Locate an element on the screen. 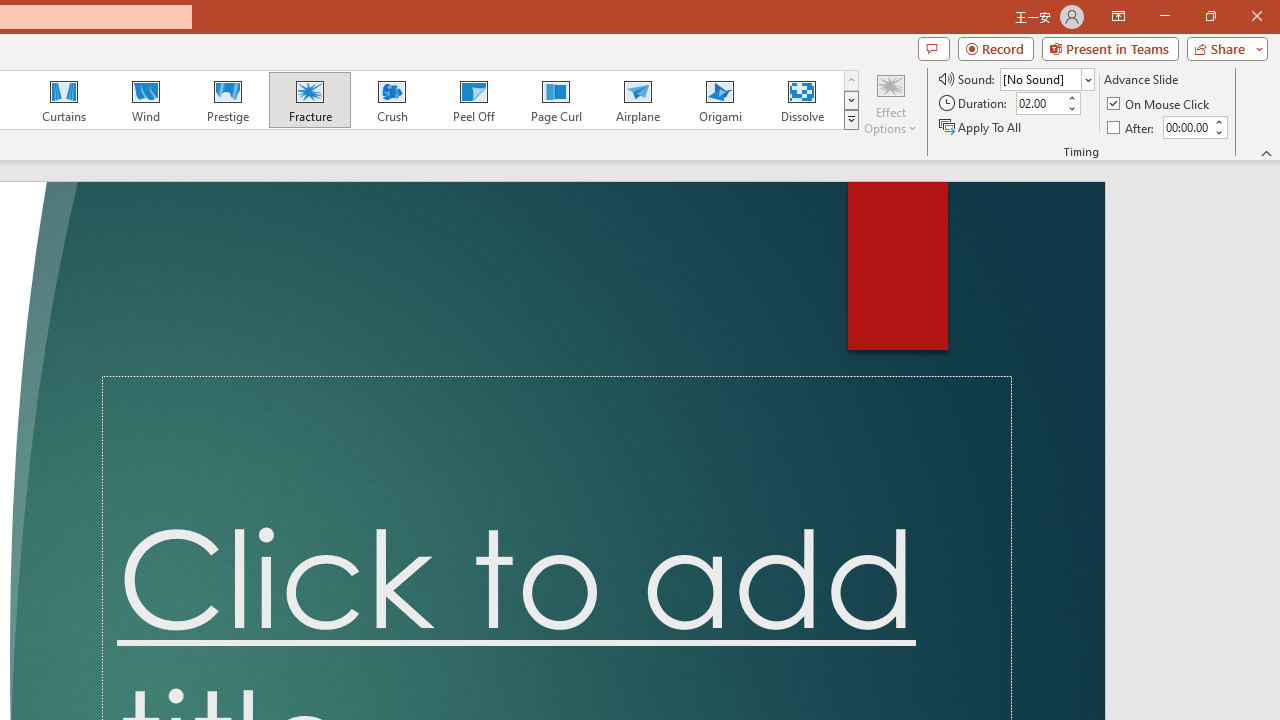  'Origami' is located at coordinates (720, 100).